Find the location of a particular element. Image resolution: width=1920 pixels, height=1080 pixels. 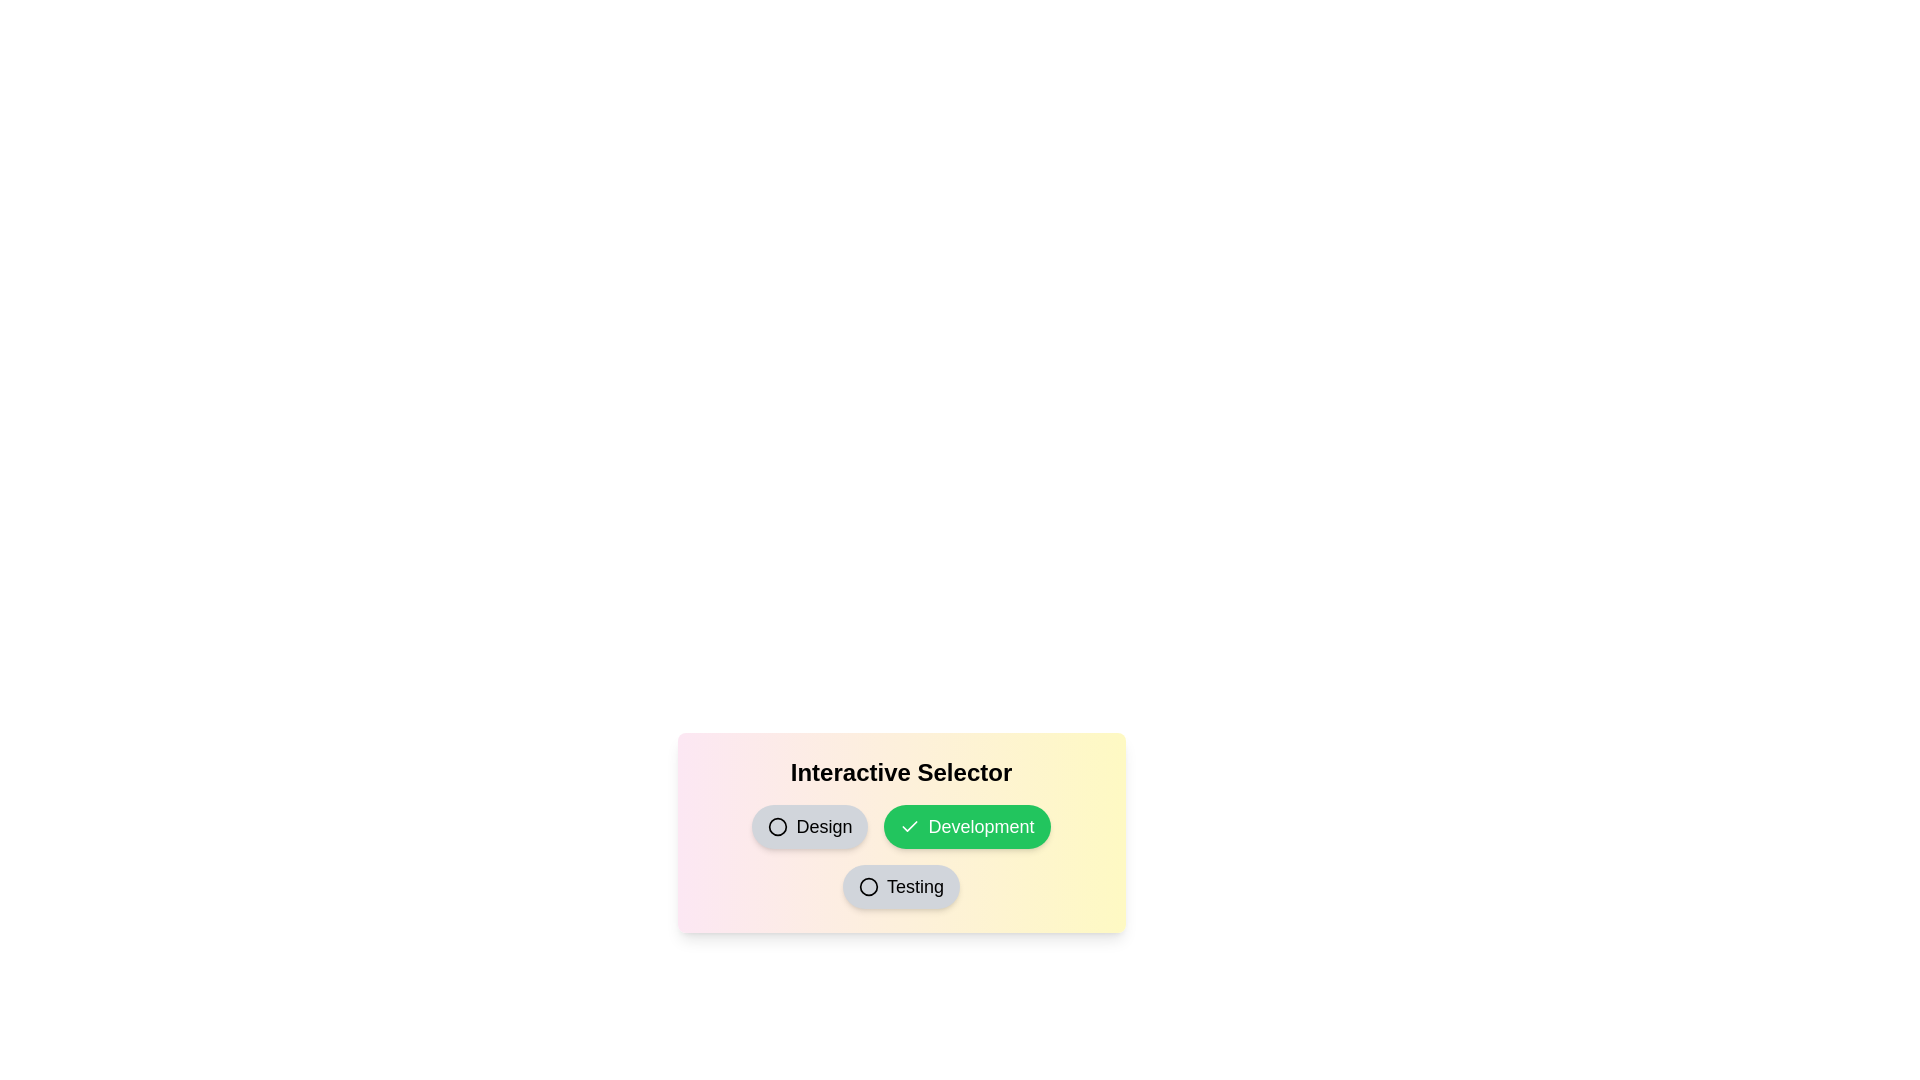

the 'Development' button to toggle its selection state is located at coordinates (967, 826).